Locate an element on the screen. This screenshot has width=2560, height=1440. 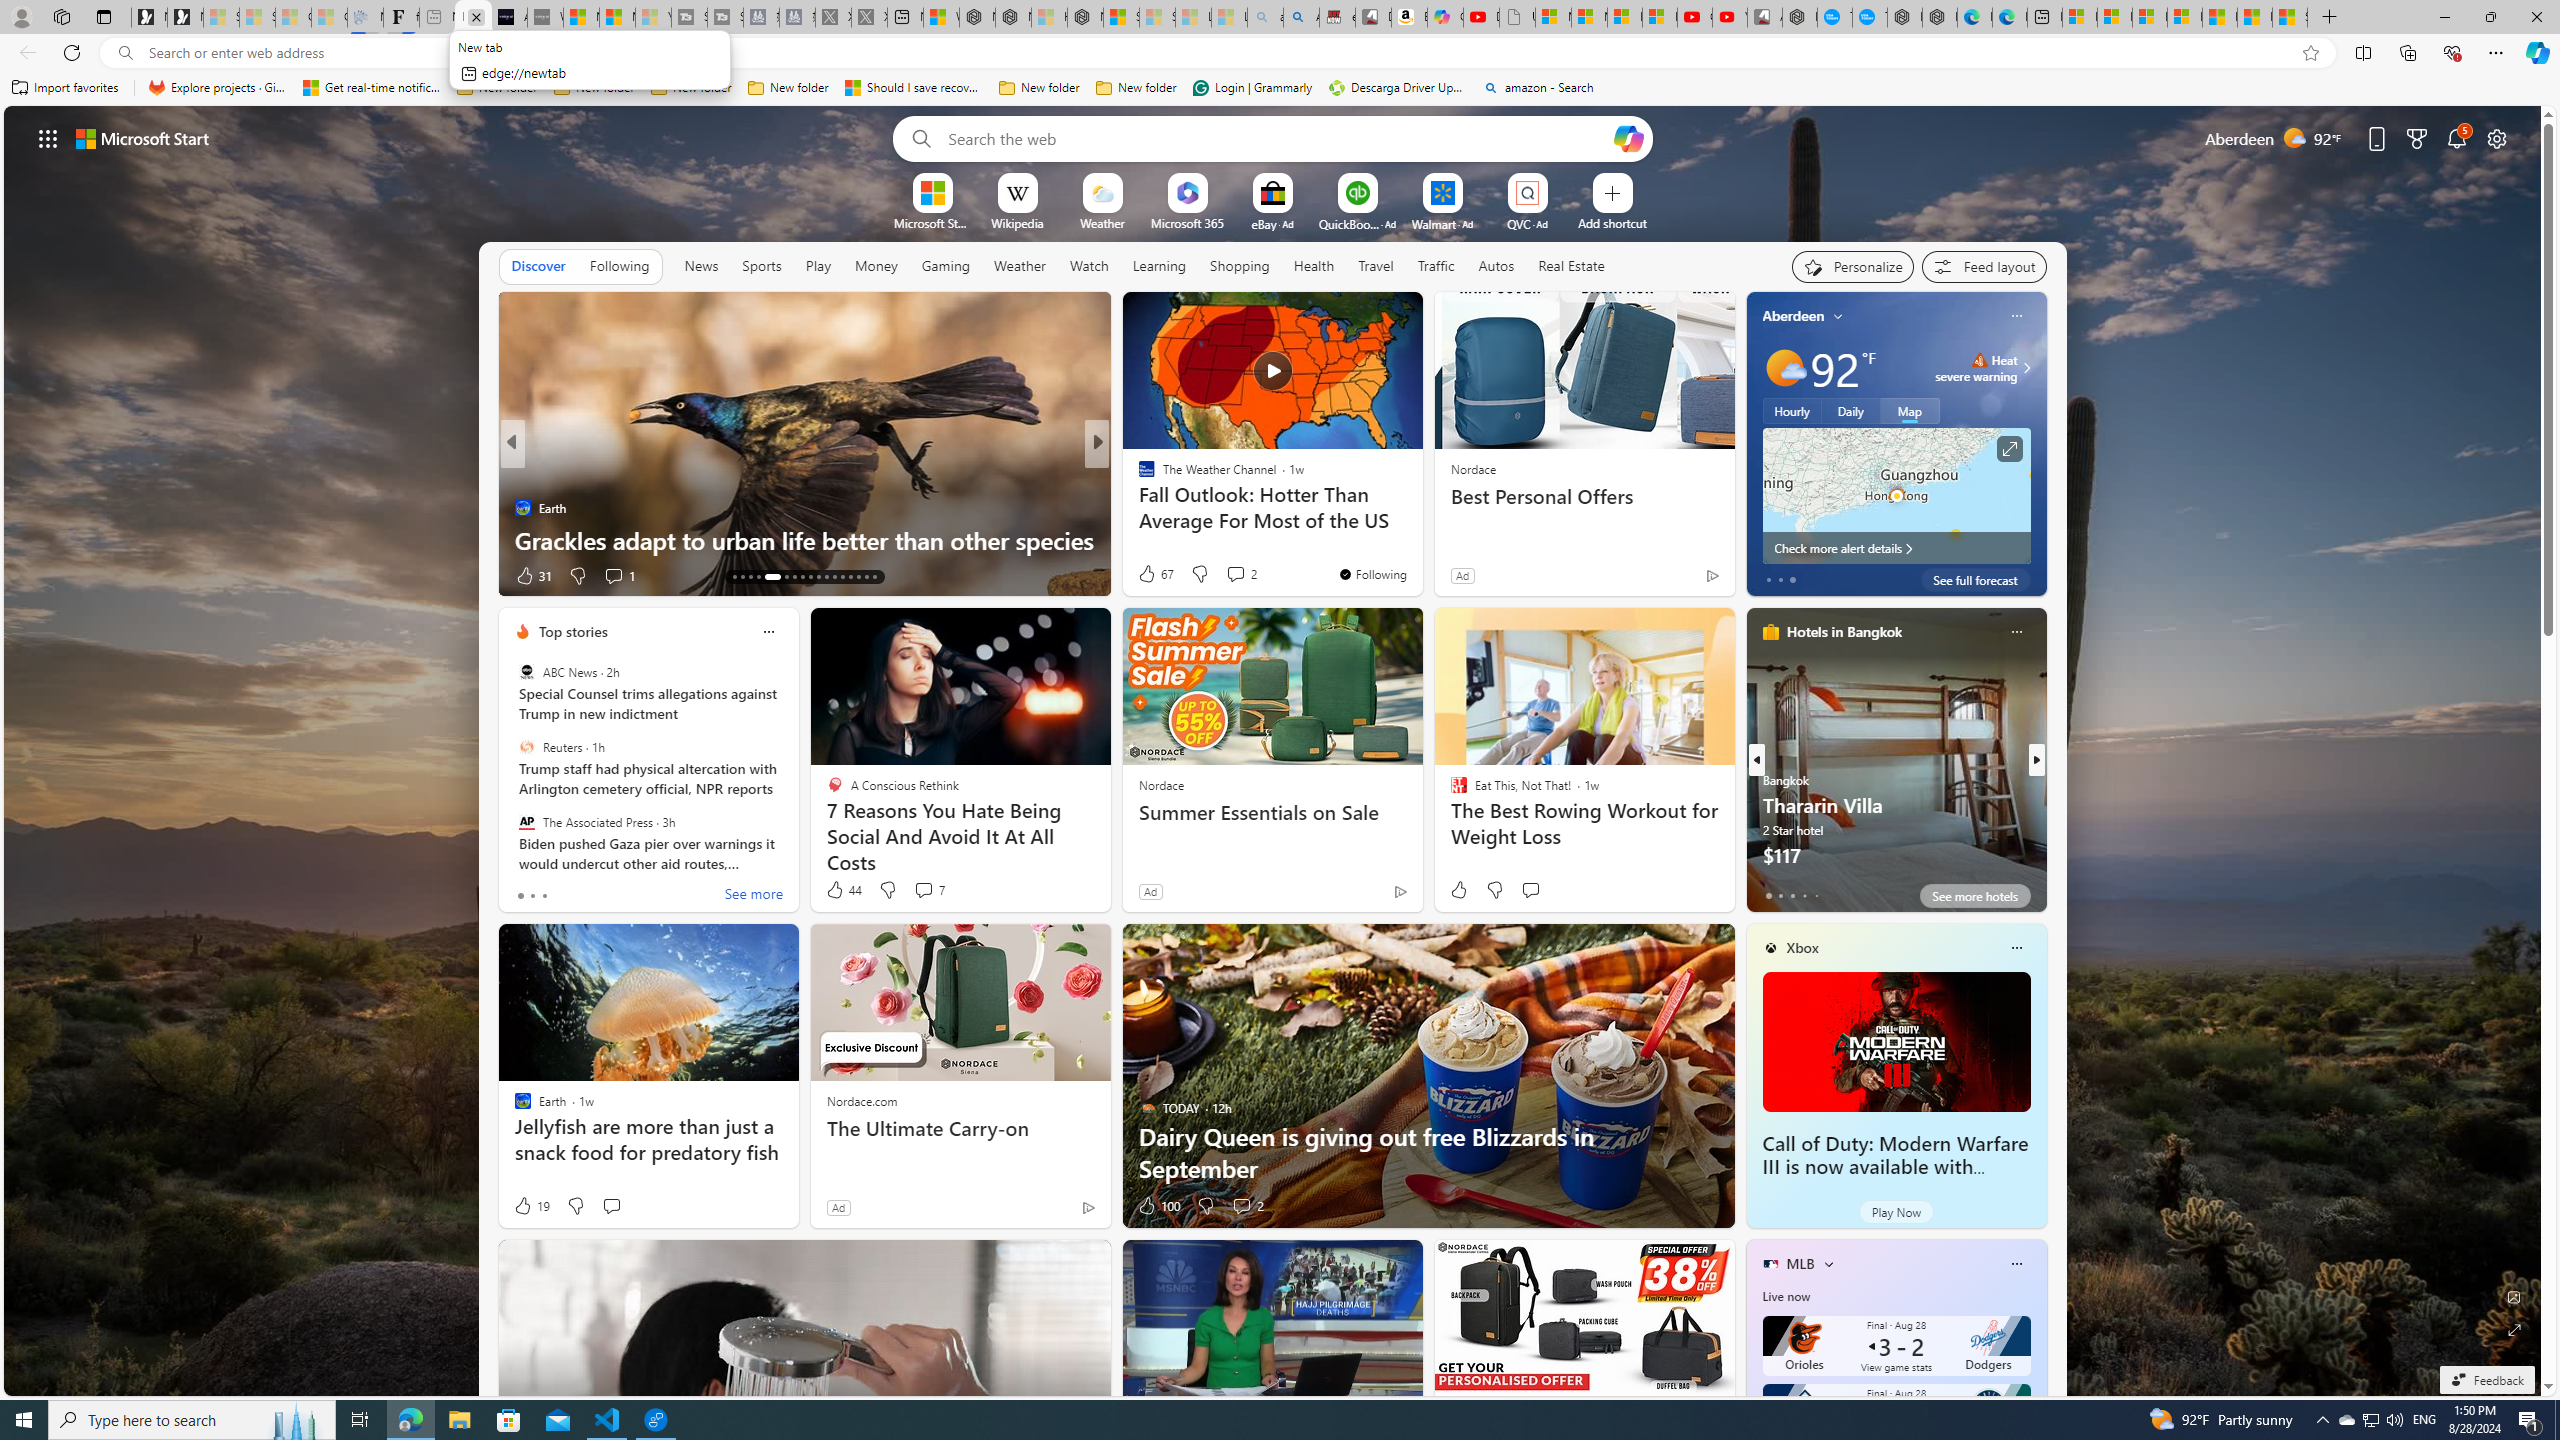
'Microsoft Start Sports' is located at coordinates (930, 222).